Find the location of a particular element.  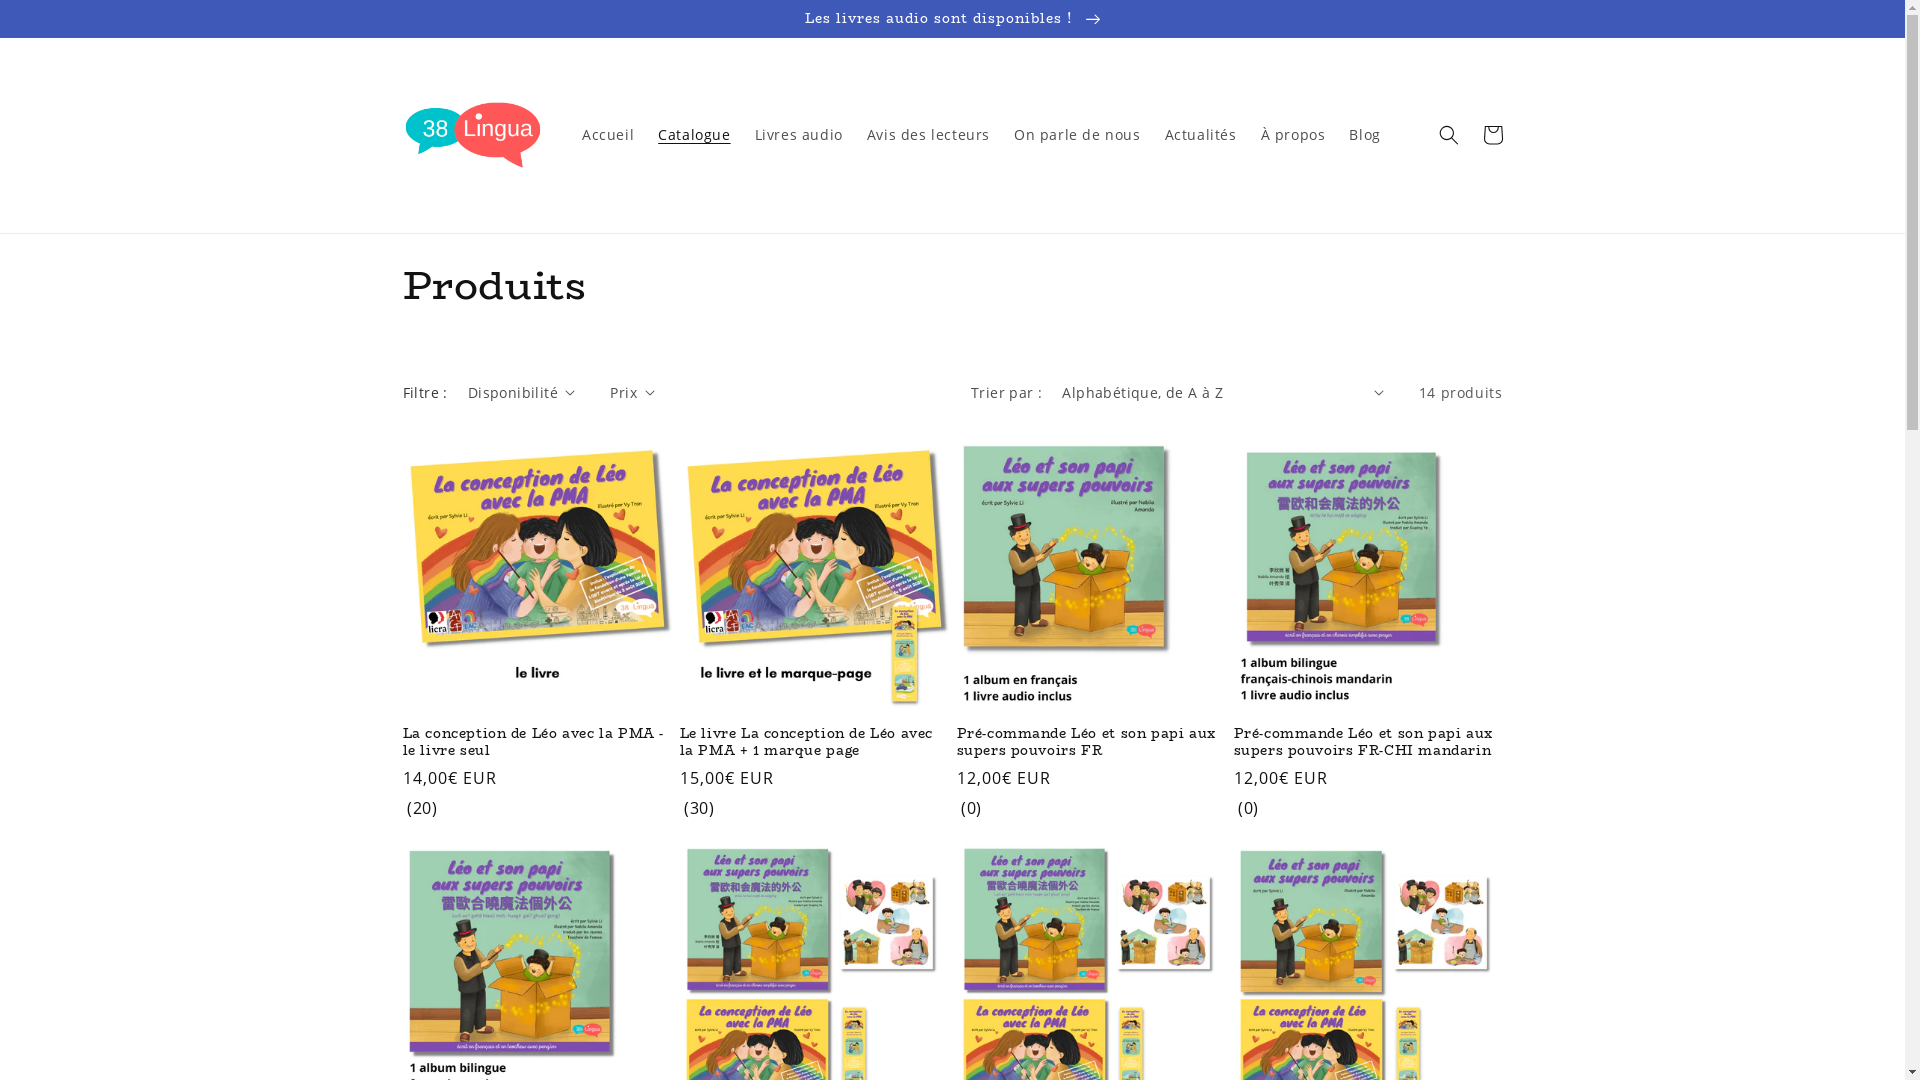

'Accueil' is located at coordinates (607, 135).